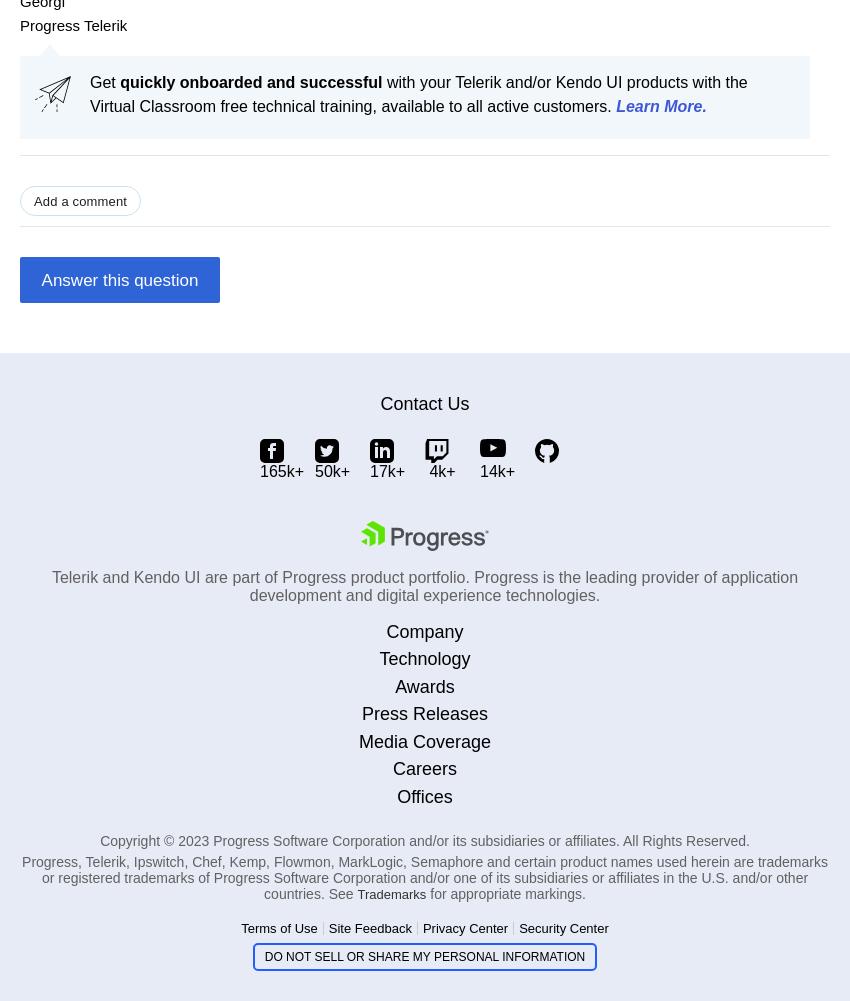 The image size is (850, 1001). Describe the element at coordinates (441, 470) in the screenshot. I see `'4k+'` at that location.